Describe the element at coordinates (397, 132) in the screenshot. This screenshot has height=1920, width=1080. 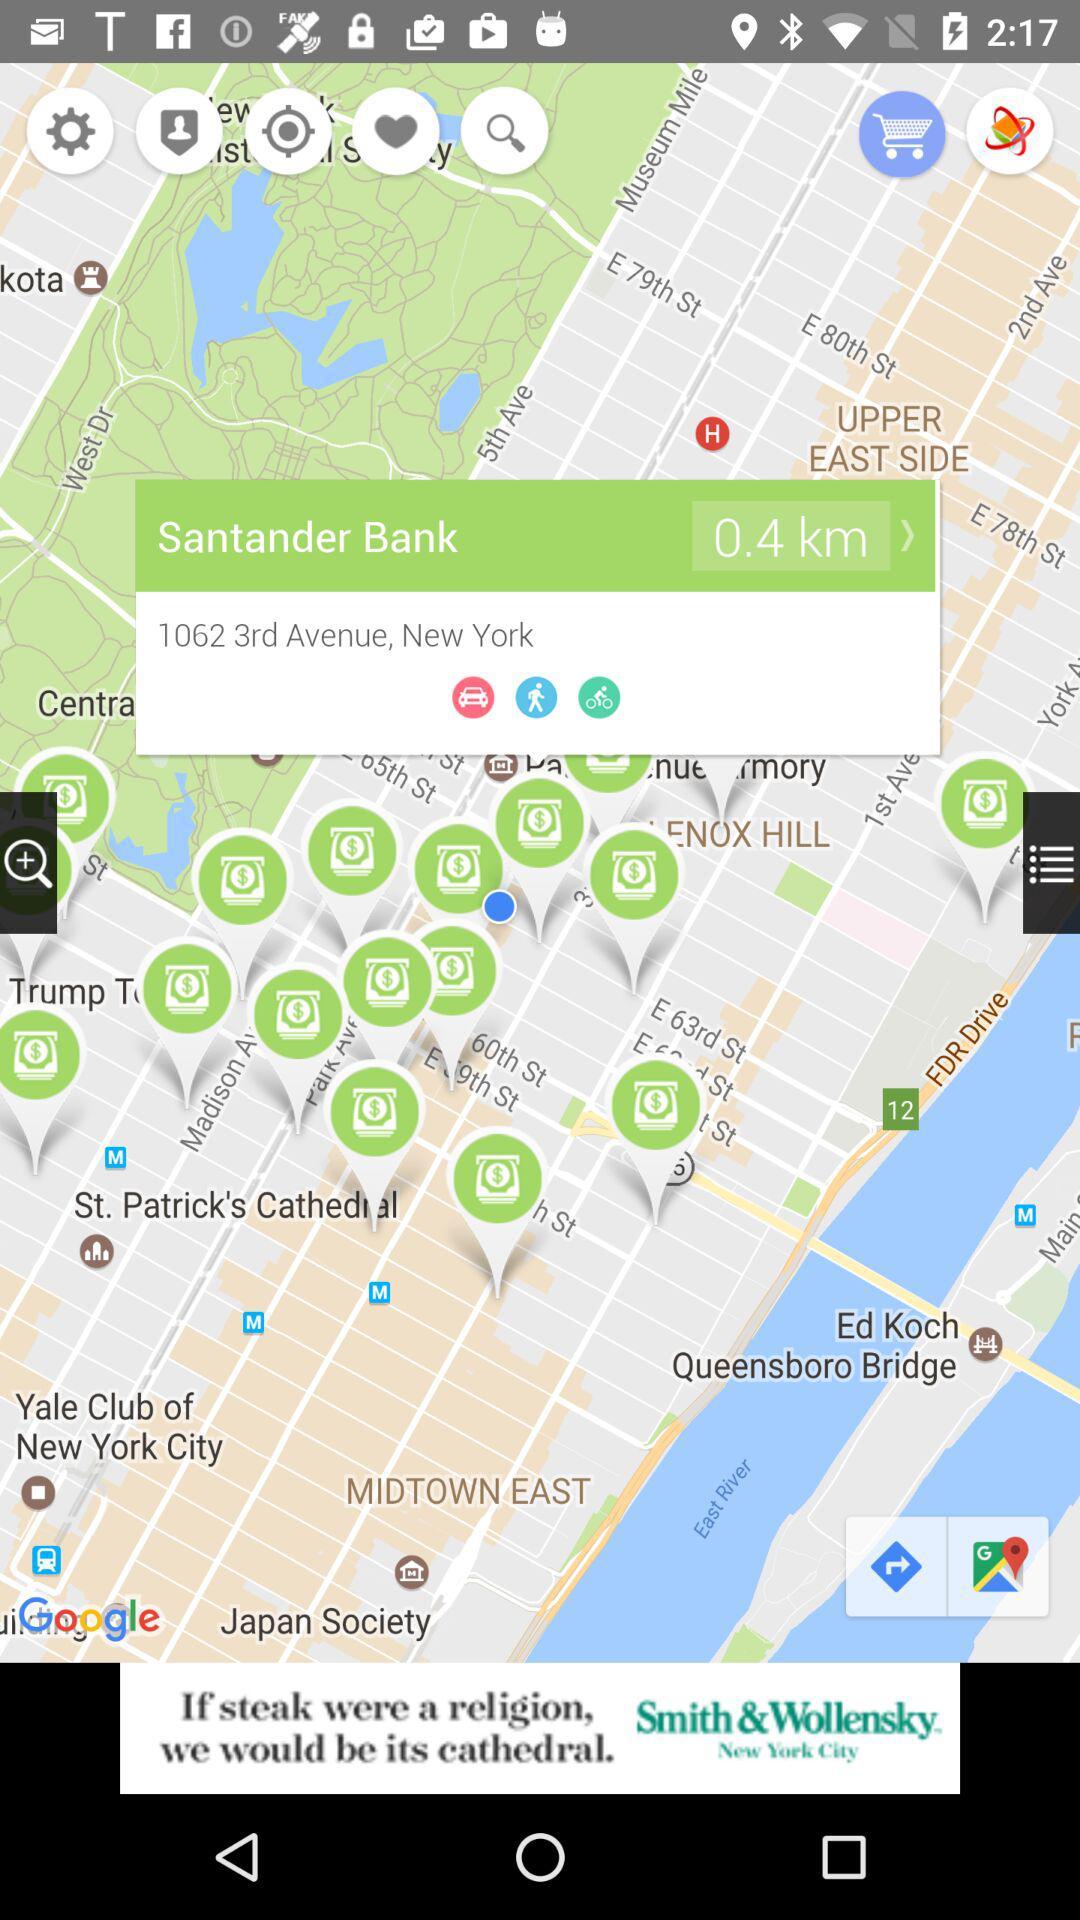
I see `place` at that location.